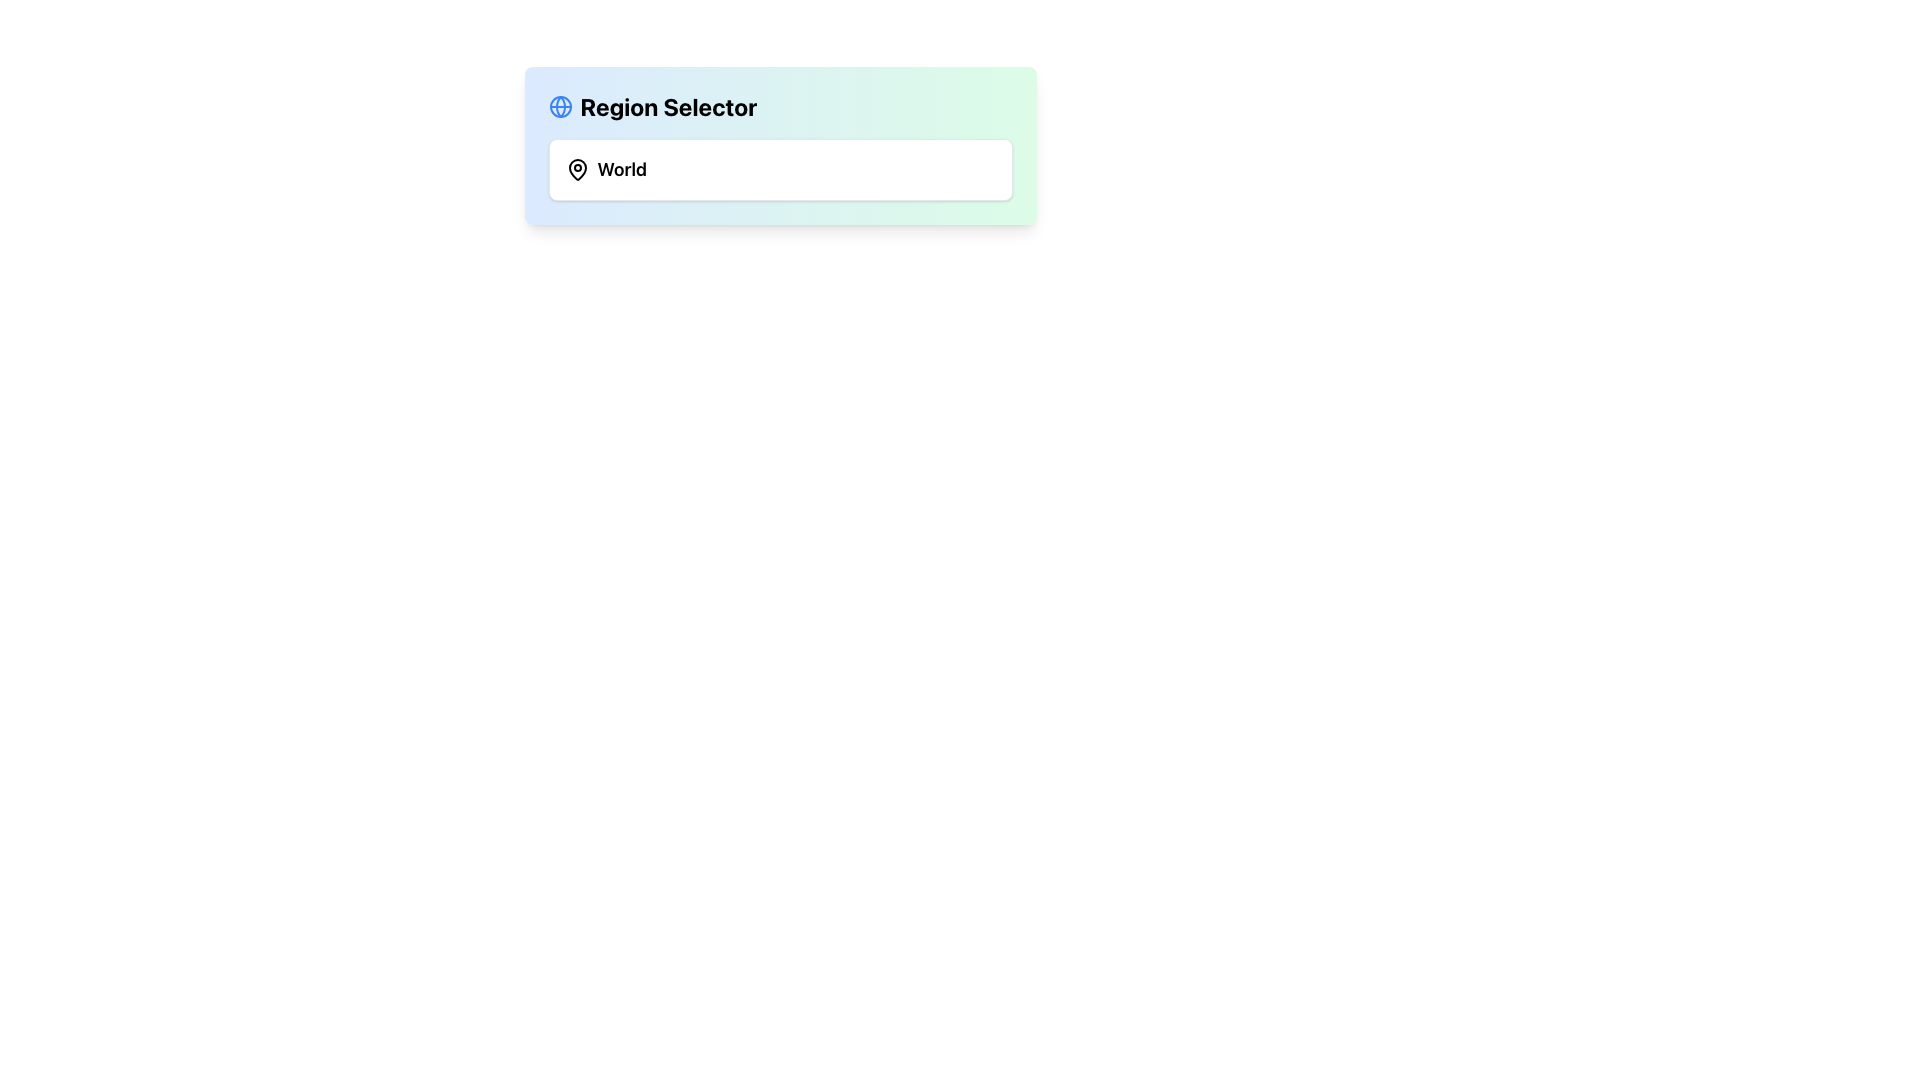  Describe the element at coordinates (560, 107) in the screenshot. I see `the blue circular SVG element that is part of the graphical globe icon, located to the left of the 'Region Selector' title text` at that location.